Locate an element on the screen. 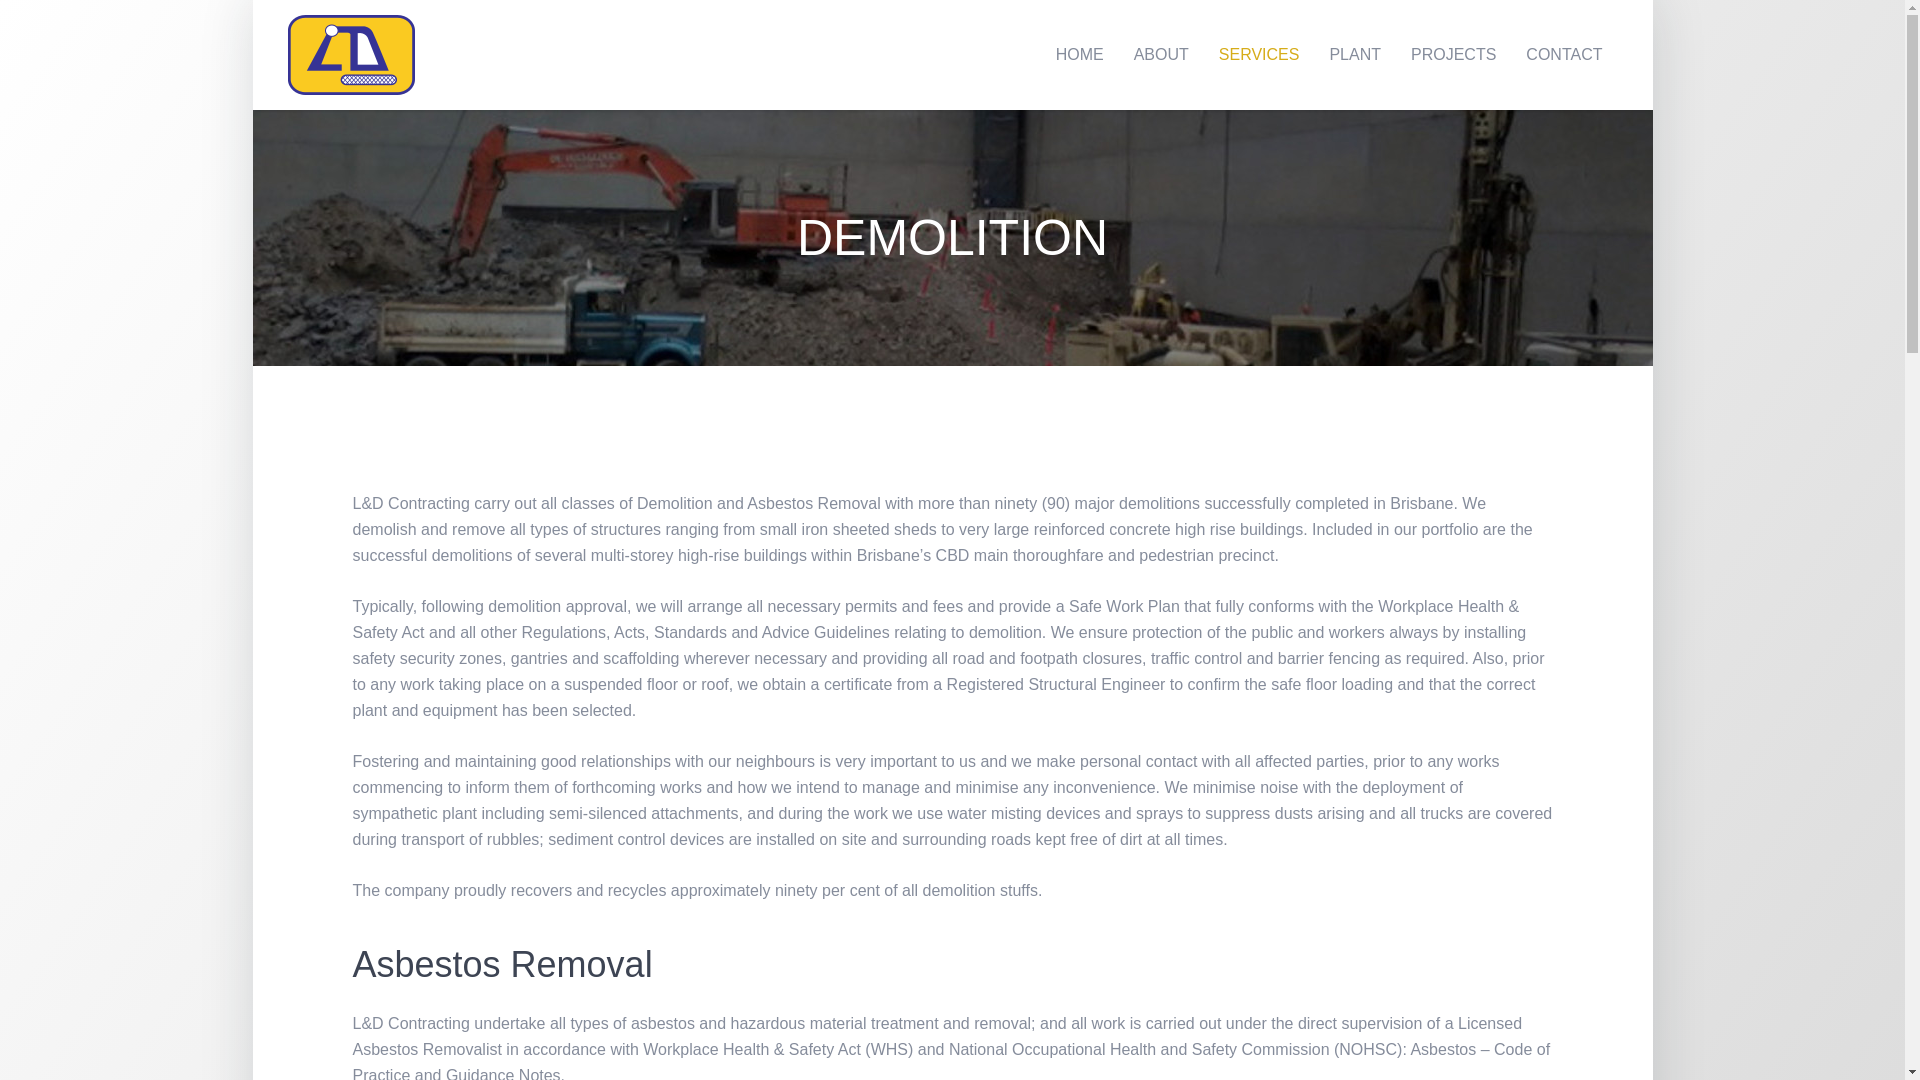 The width and height of the screenshot is (1920, 1080). 'SERVICES' is located at coordinates (1258, 53).